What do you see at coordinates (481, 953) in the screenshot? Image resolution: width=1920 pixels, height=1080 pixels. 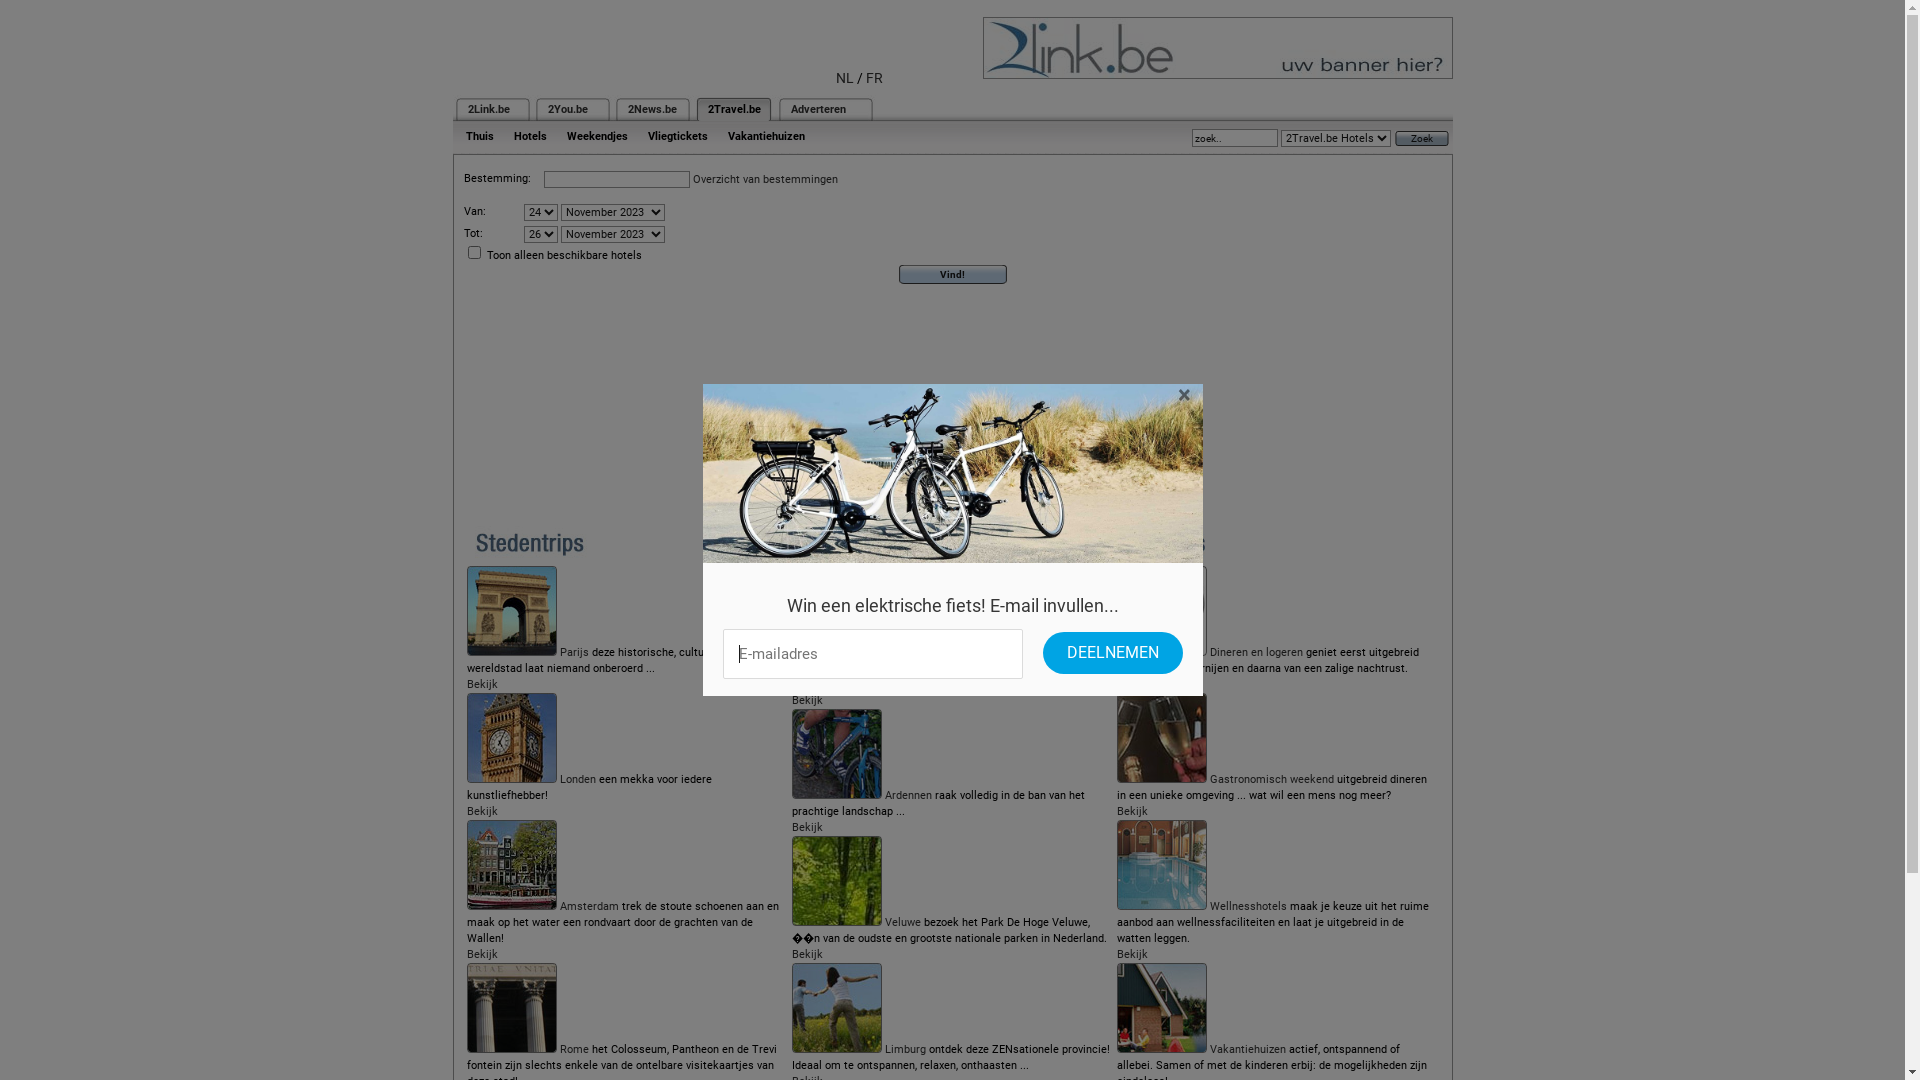 I see `'Bekijk'` at bounding box center [481, 953].